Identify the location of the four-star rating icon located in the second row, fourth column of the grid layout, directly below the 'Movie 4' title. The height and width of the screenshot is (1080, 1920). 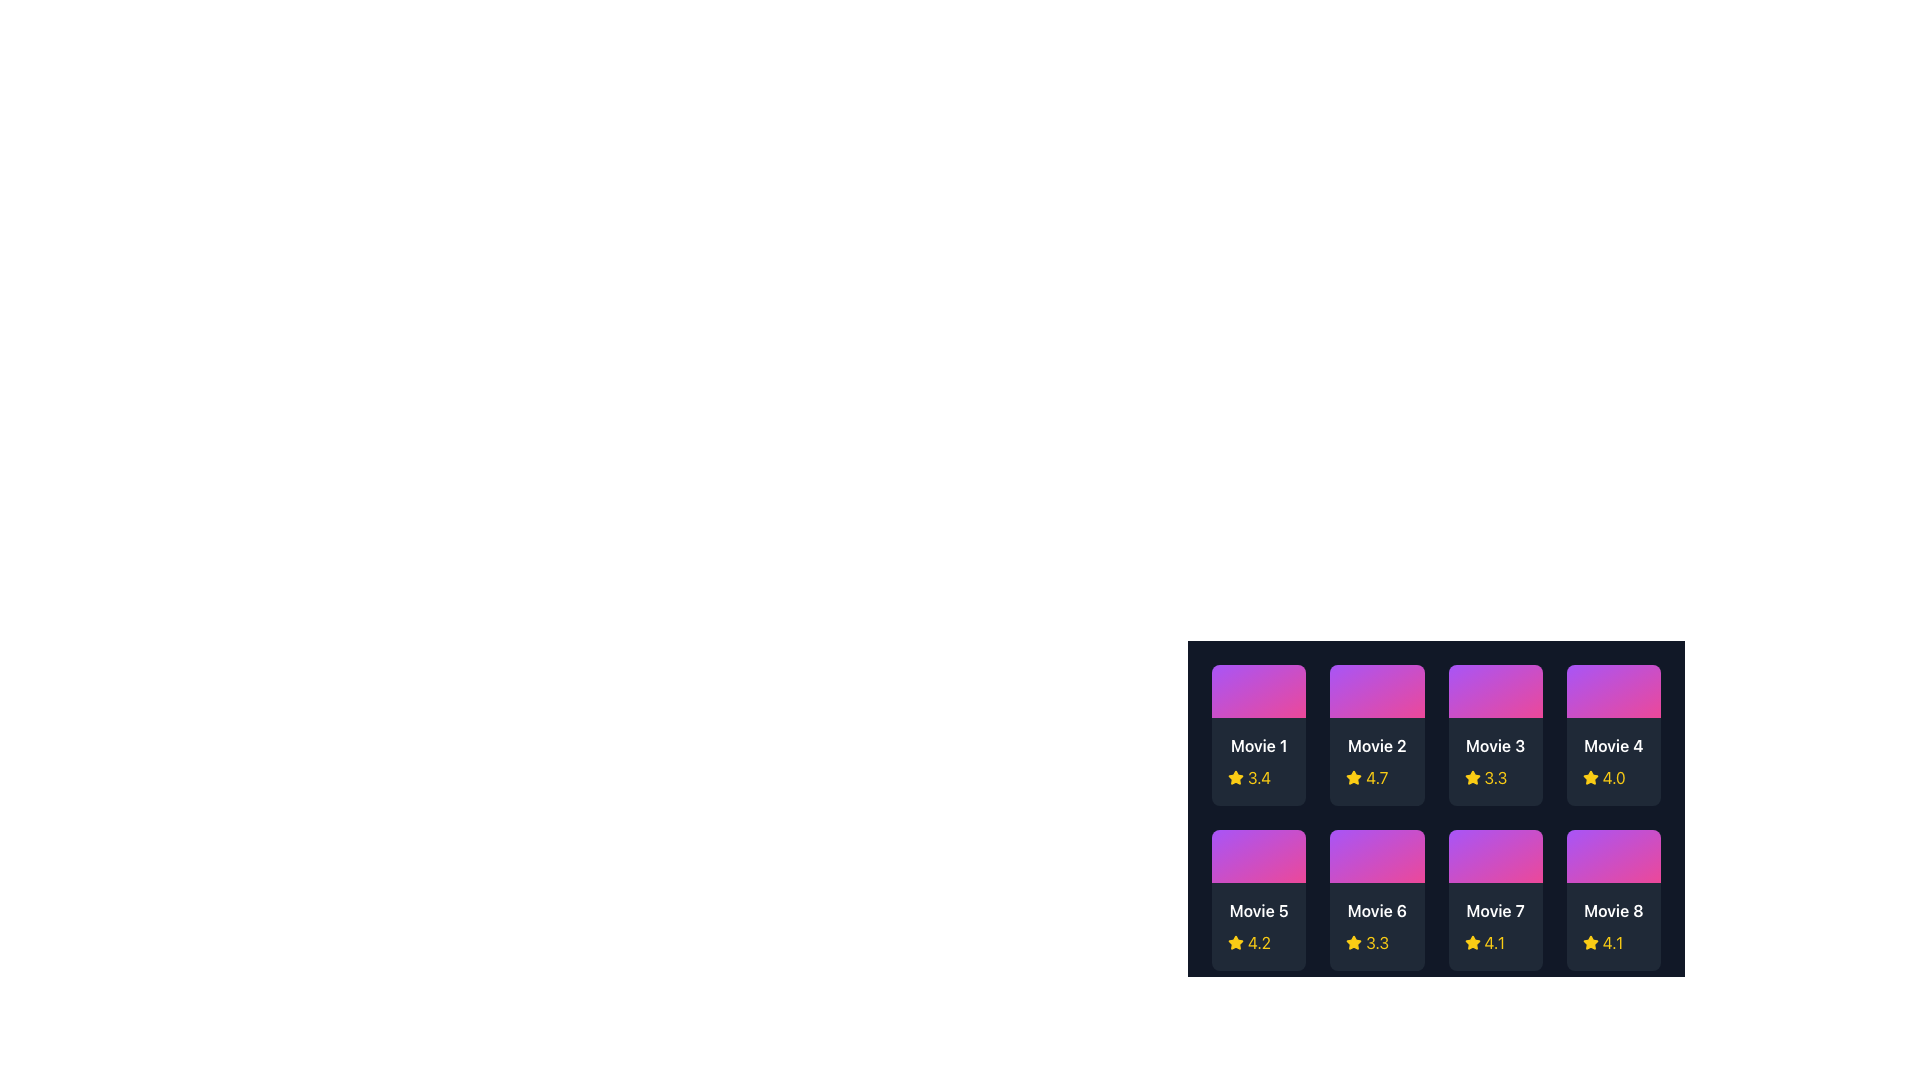
(1589, 777).